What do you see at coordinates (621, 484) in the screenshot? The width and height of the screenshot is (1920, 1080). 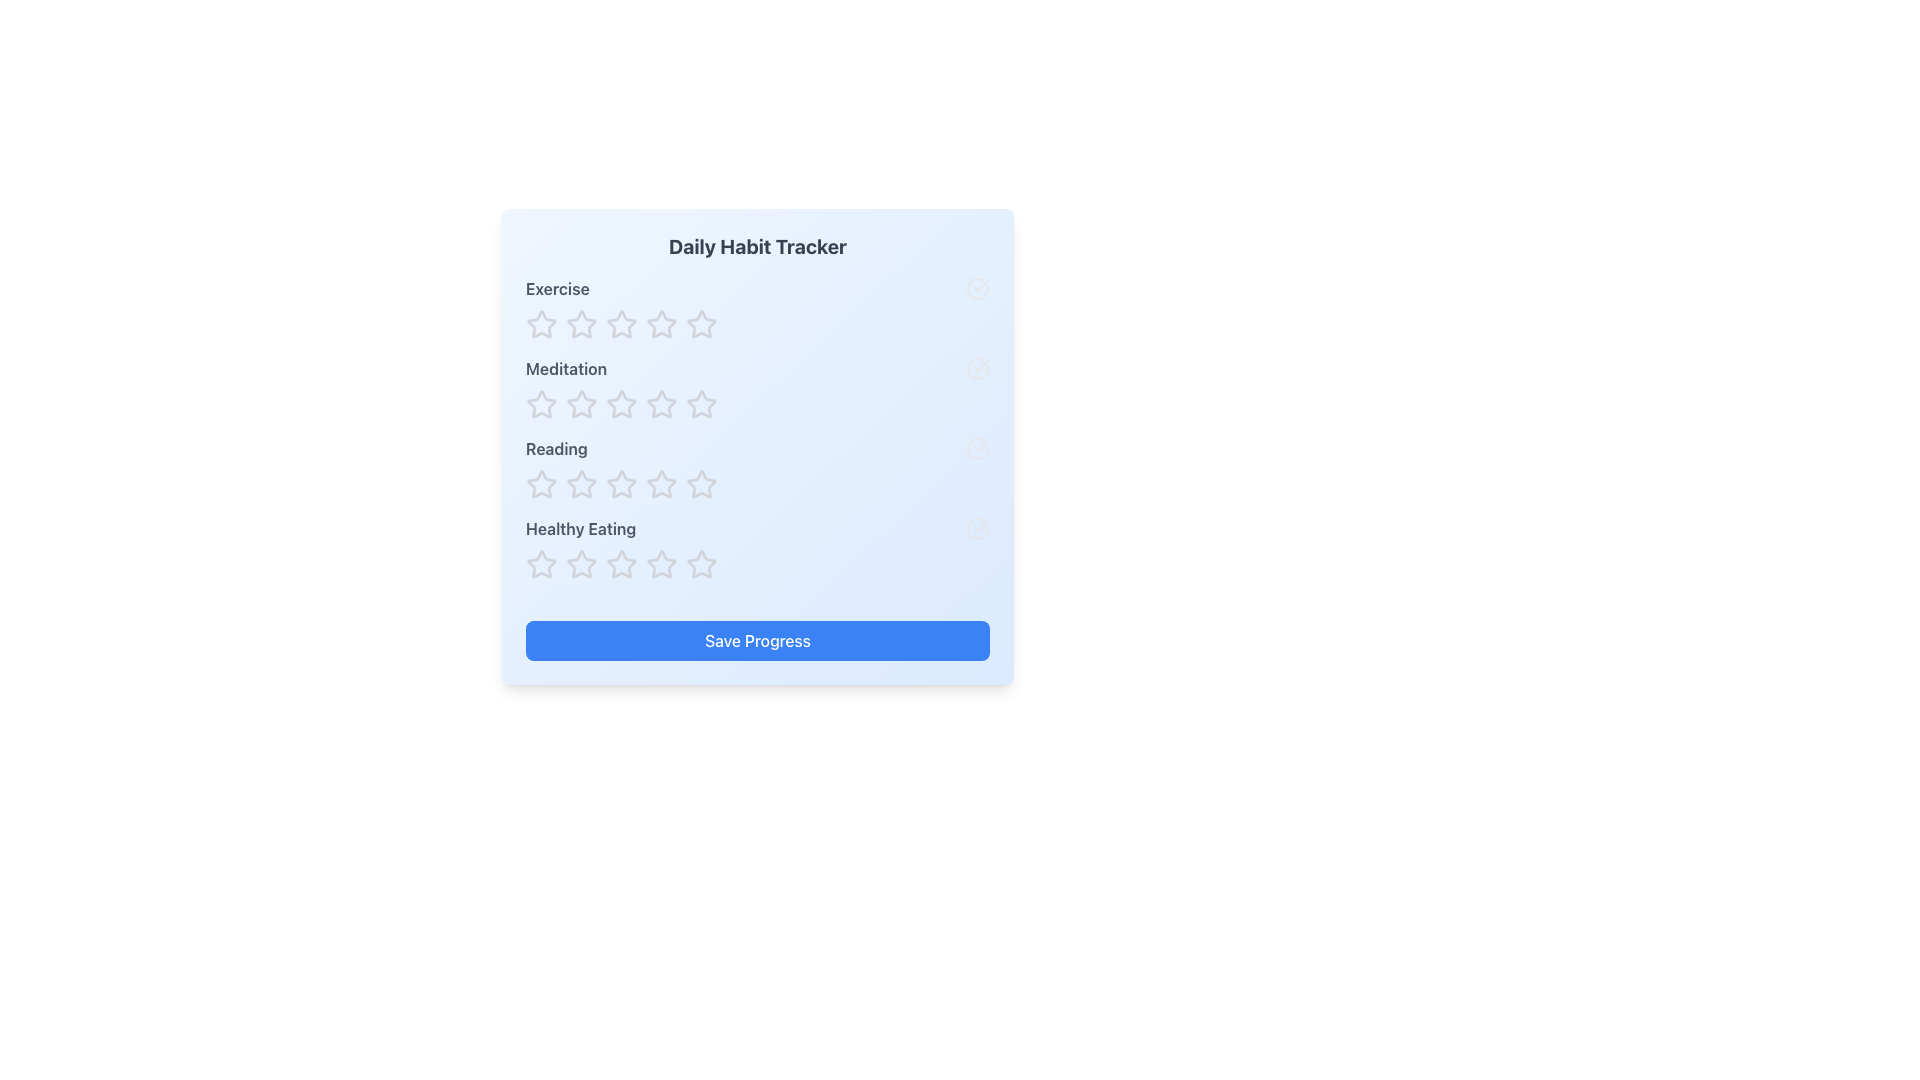 I see `the third star in the 5-star rating system for 'Reading' for keyboard interaction` at bounding box center [621, 484].